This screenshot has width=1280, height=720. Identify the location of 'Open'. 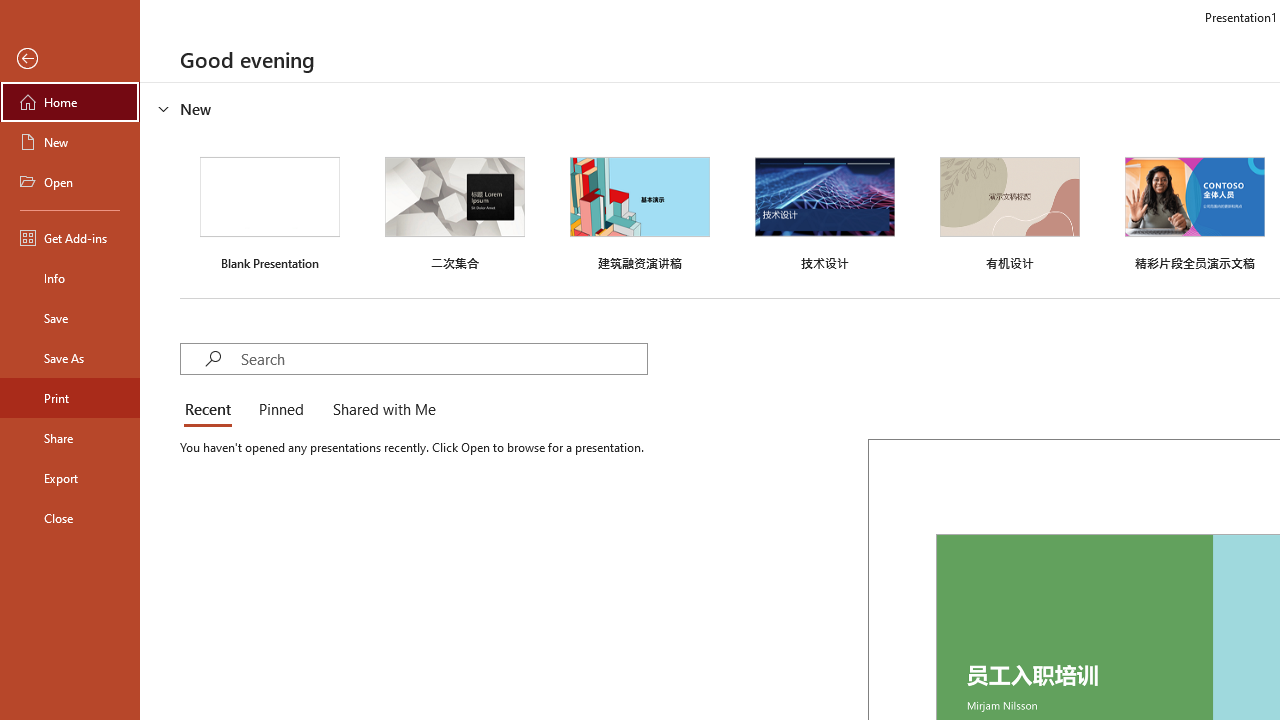
(69, 182).